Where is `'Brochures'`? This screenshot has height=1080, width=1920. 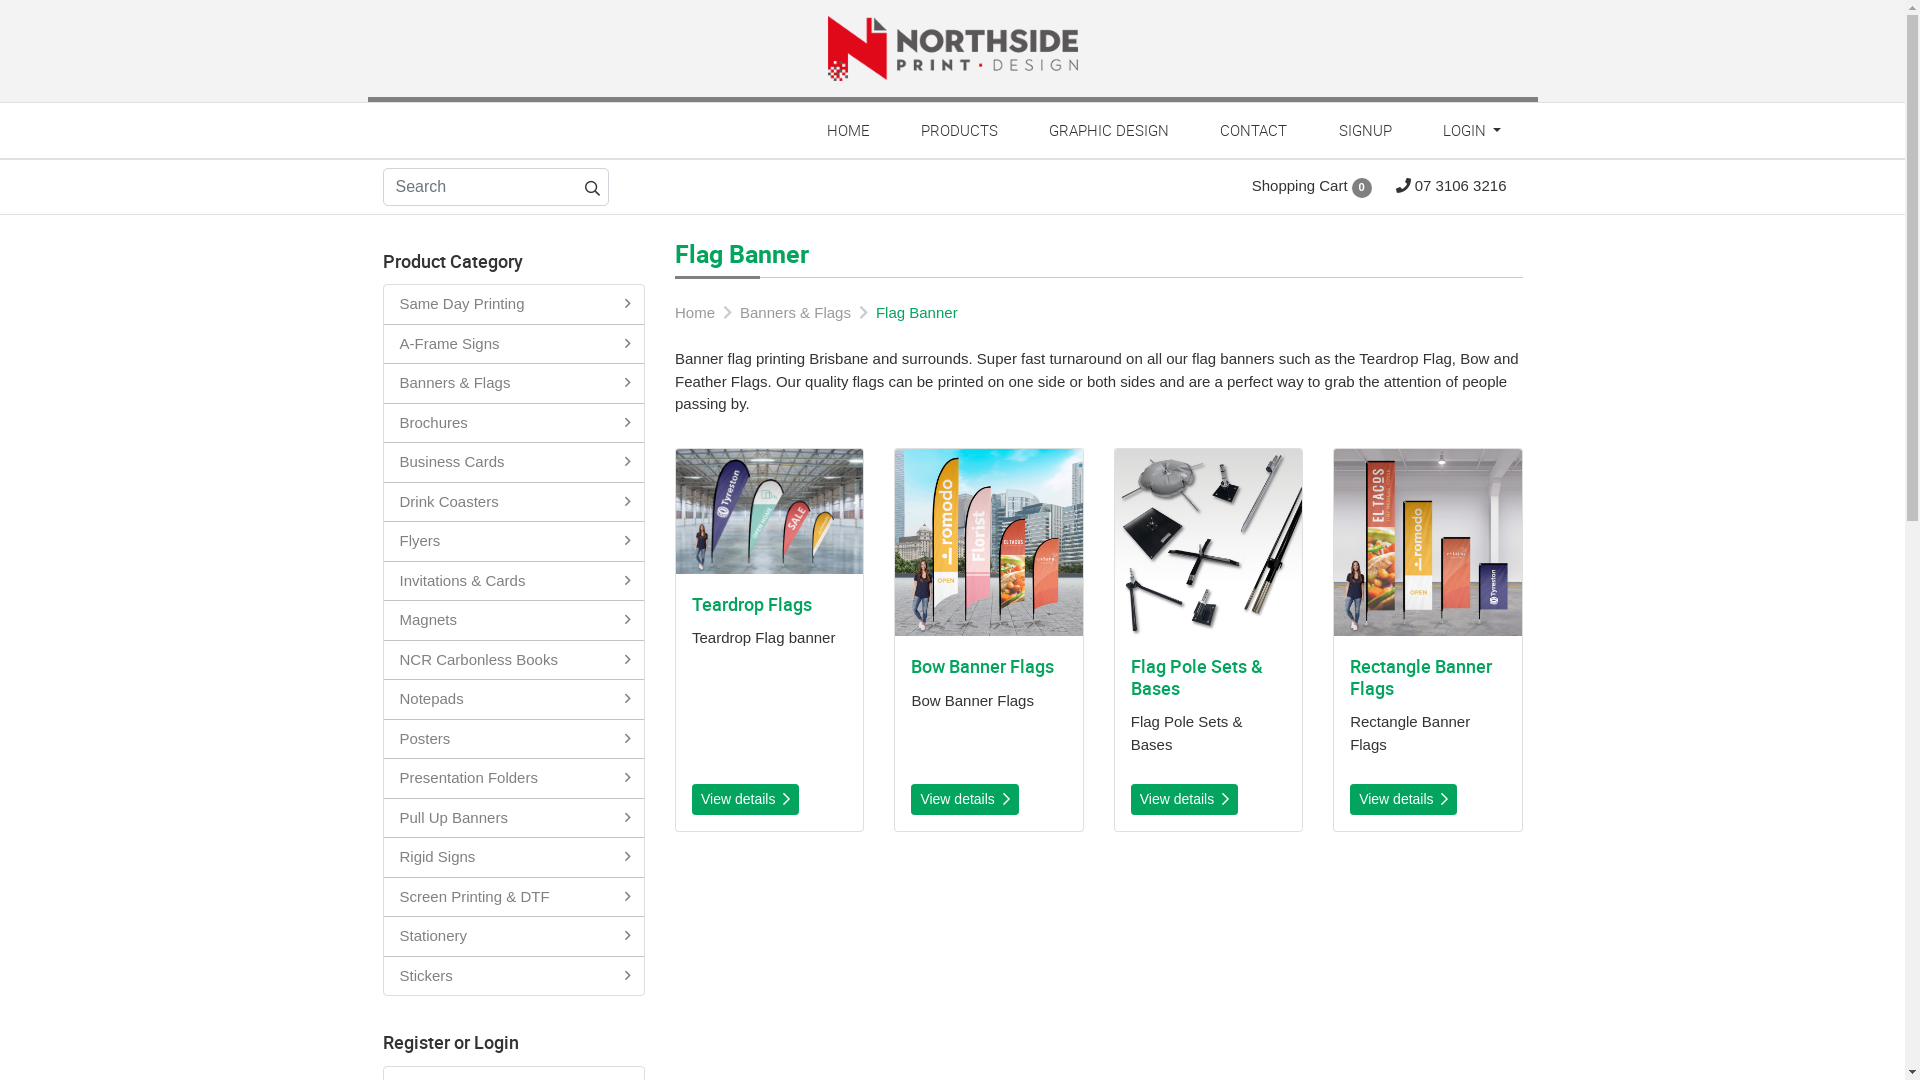 'Brochures' is located at coordinates (384, 422).